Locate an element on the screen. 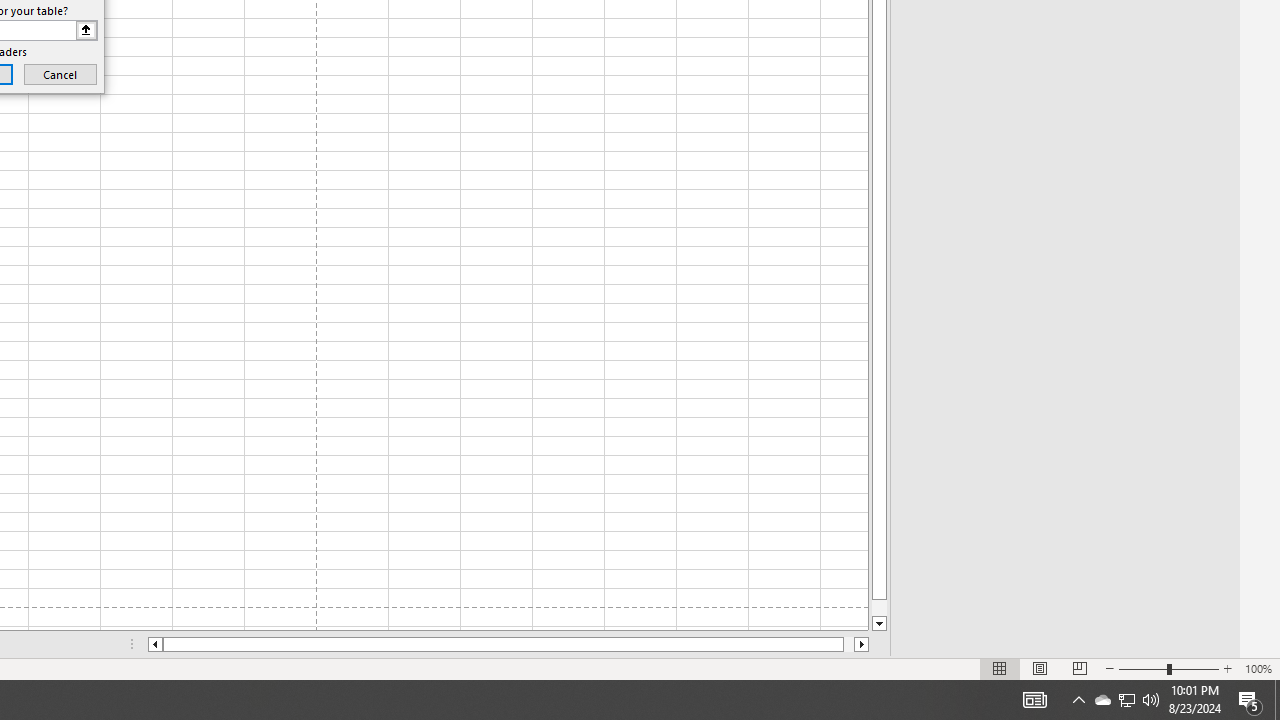 The width and height of the screenshot is (1280, 720). 'Zoom' is located at coordinates (1168, 669).